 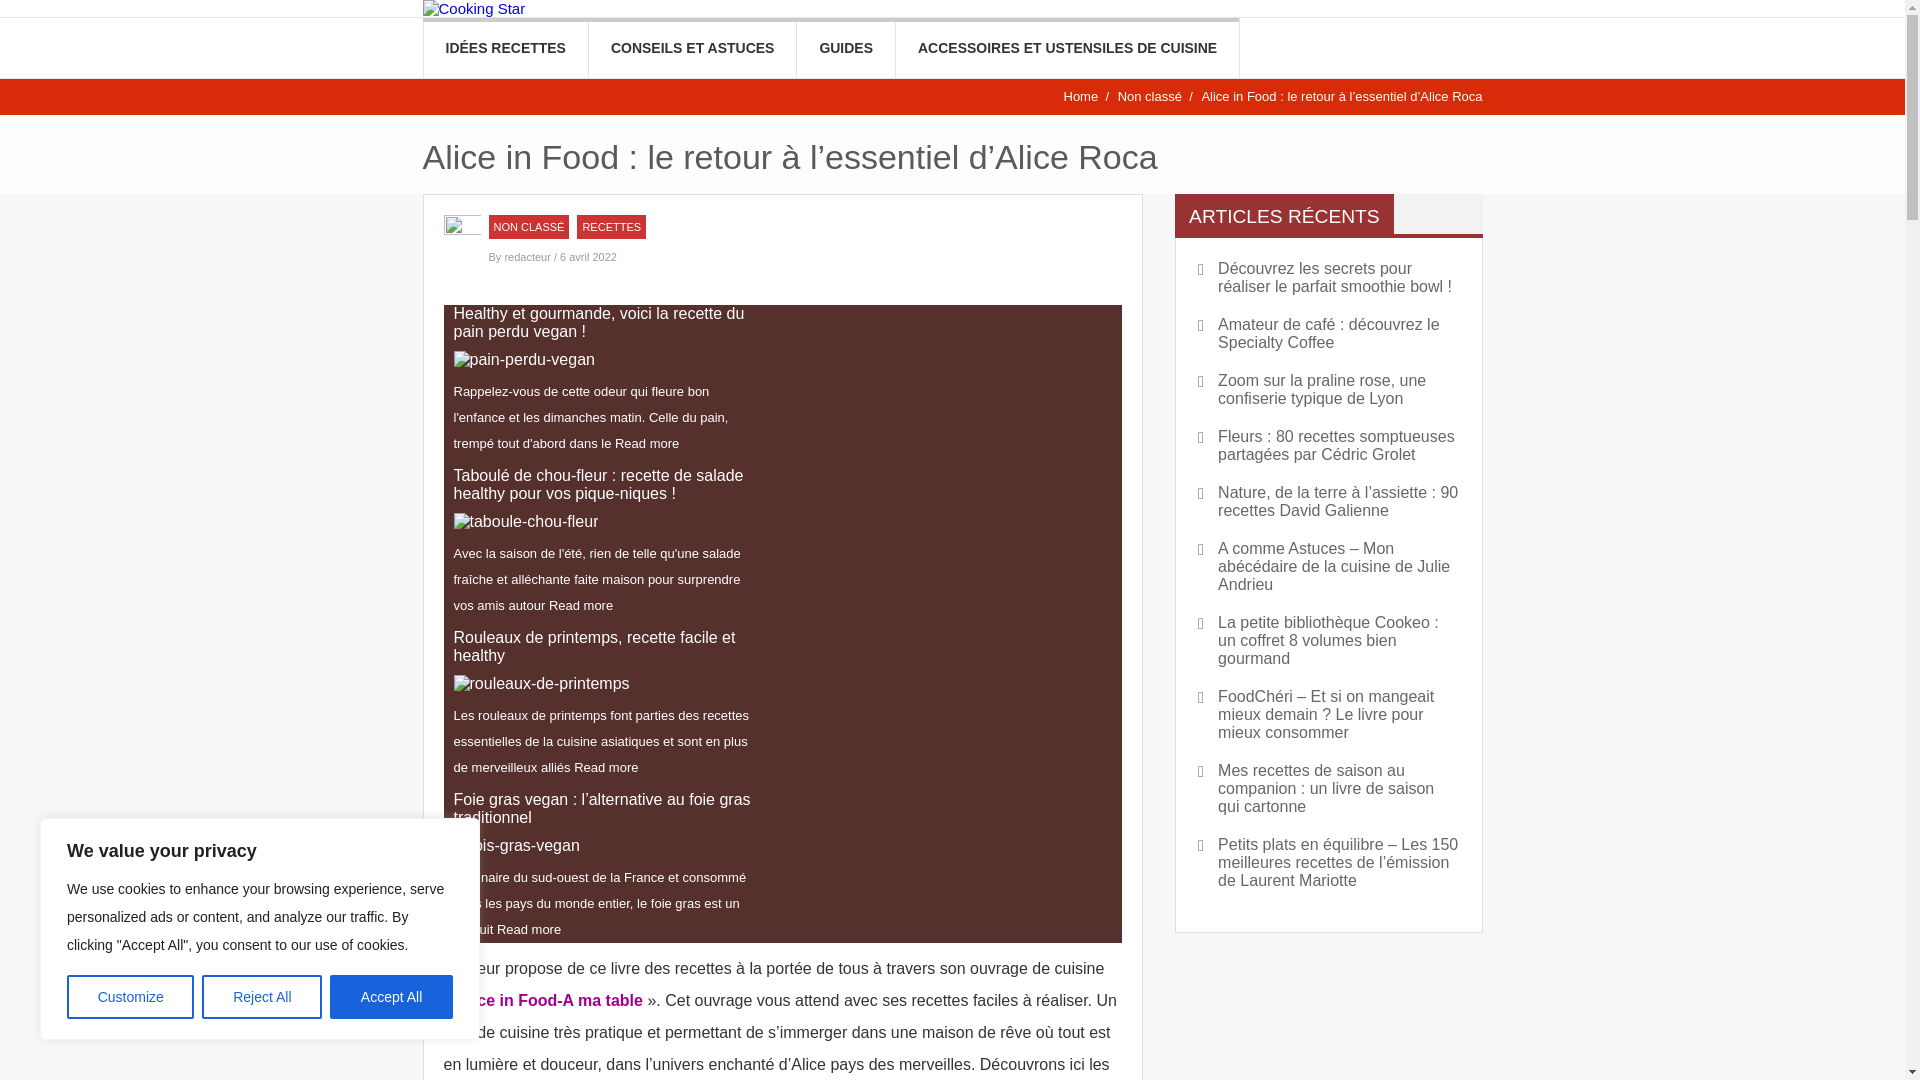 What do you see at coordinates (1328, 389) in the screenshot?
I see `'Zoom sur la praline rose, une confiserie typique de Lyon'` at bounding box center [1328, 389].